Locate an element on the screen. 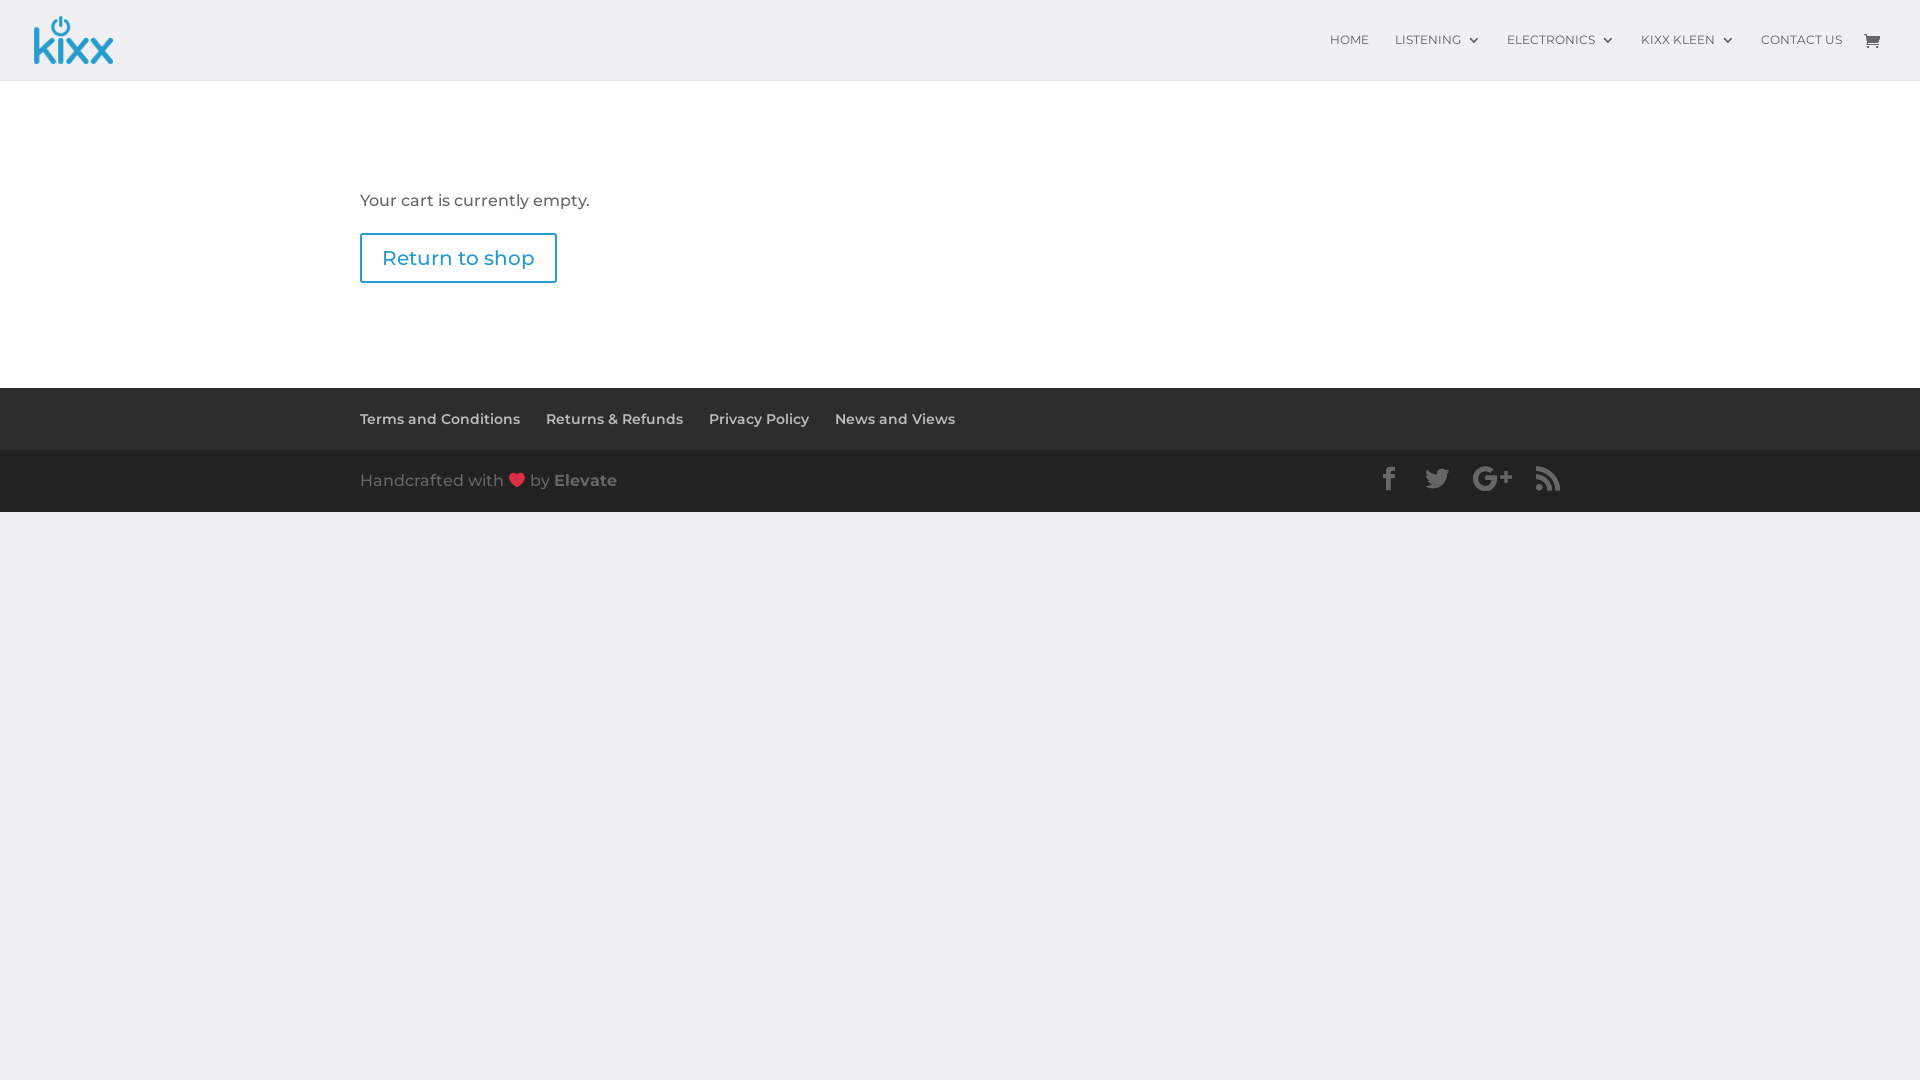 The height and width of the screenshot is (1080, 1920). 'KIXX KLEEN' is located at coordinates (1687, 55).